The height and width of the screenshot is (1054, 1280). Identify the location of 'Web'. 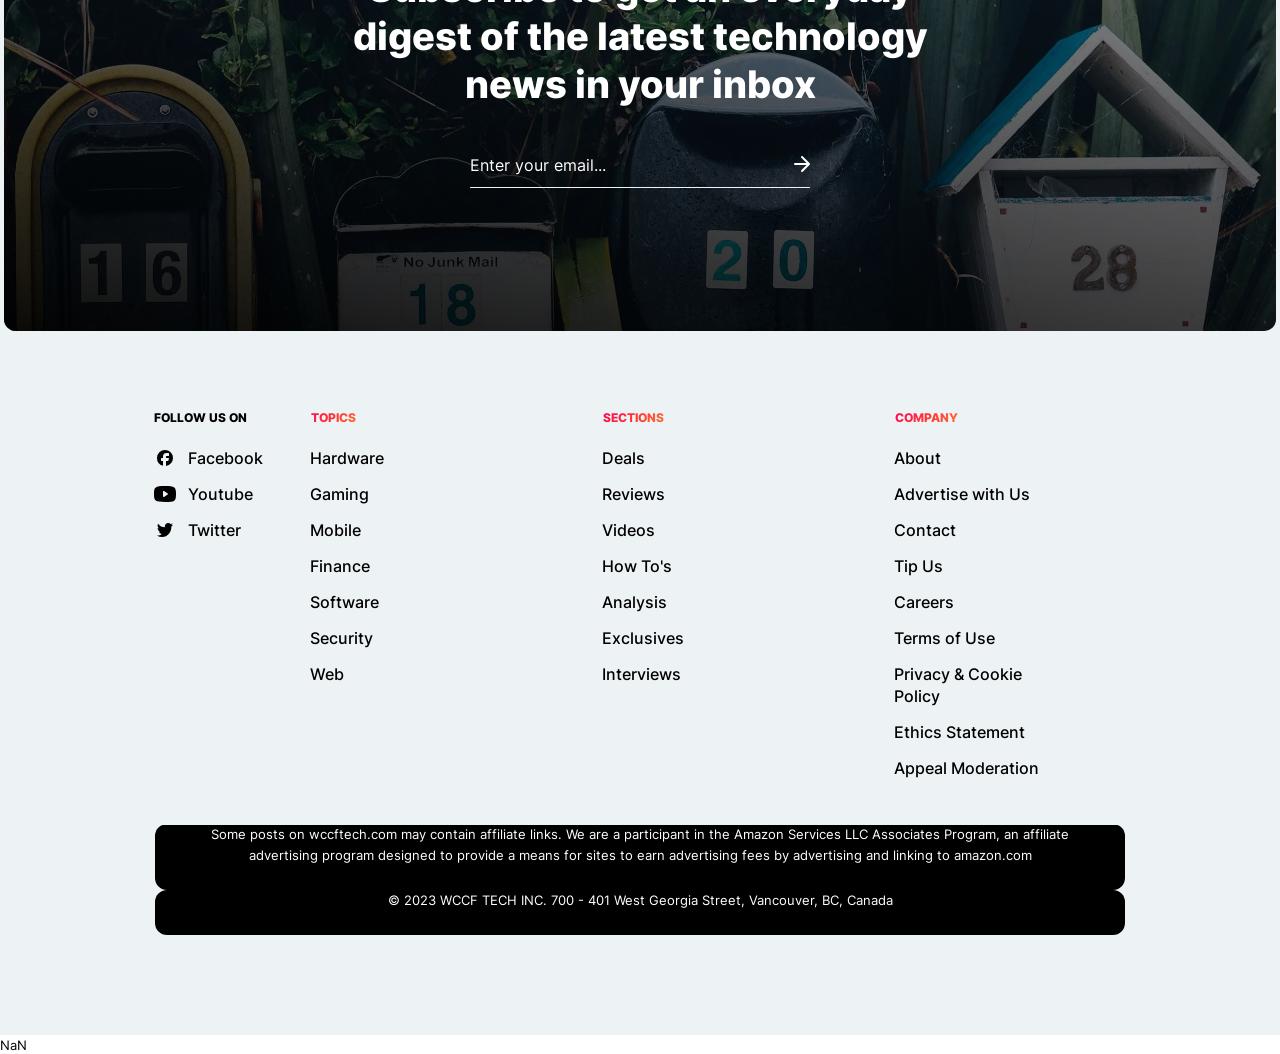
(327, 674).